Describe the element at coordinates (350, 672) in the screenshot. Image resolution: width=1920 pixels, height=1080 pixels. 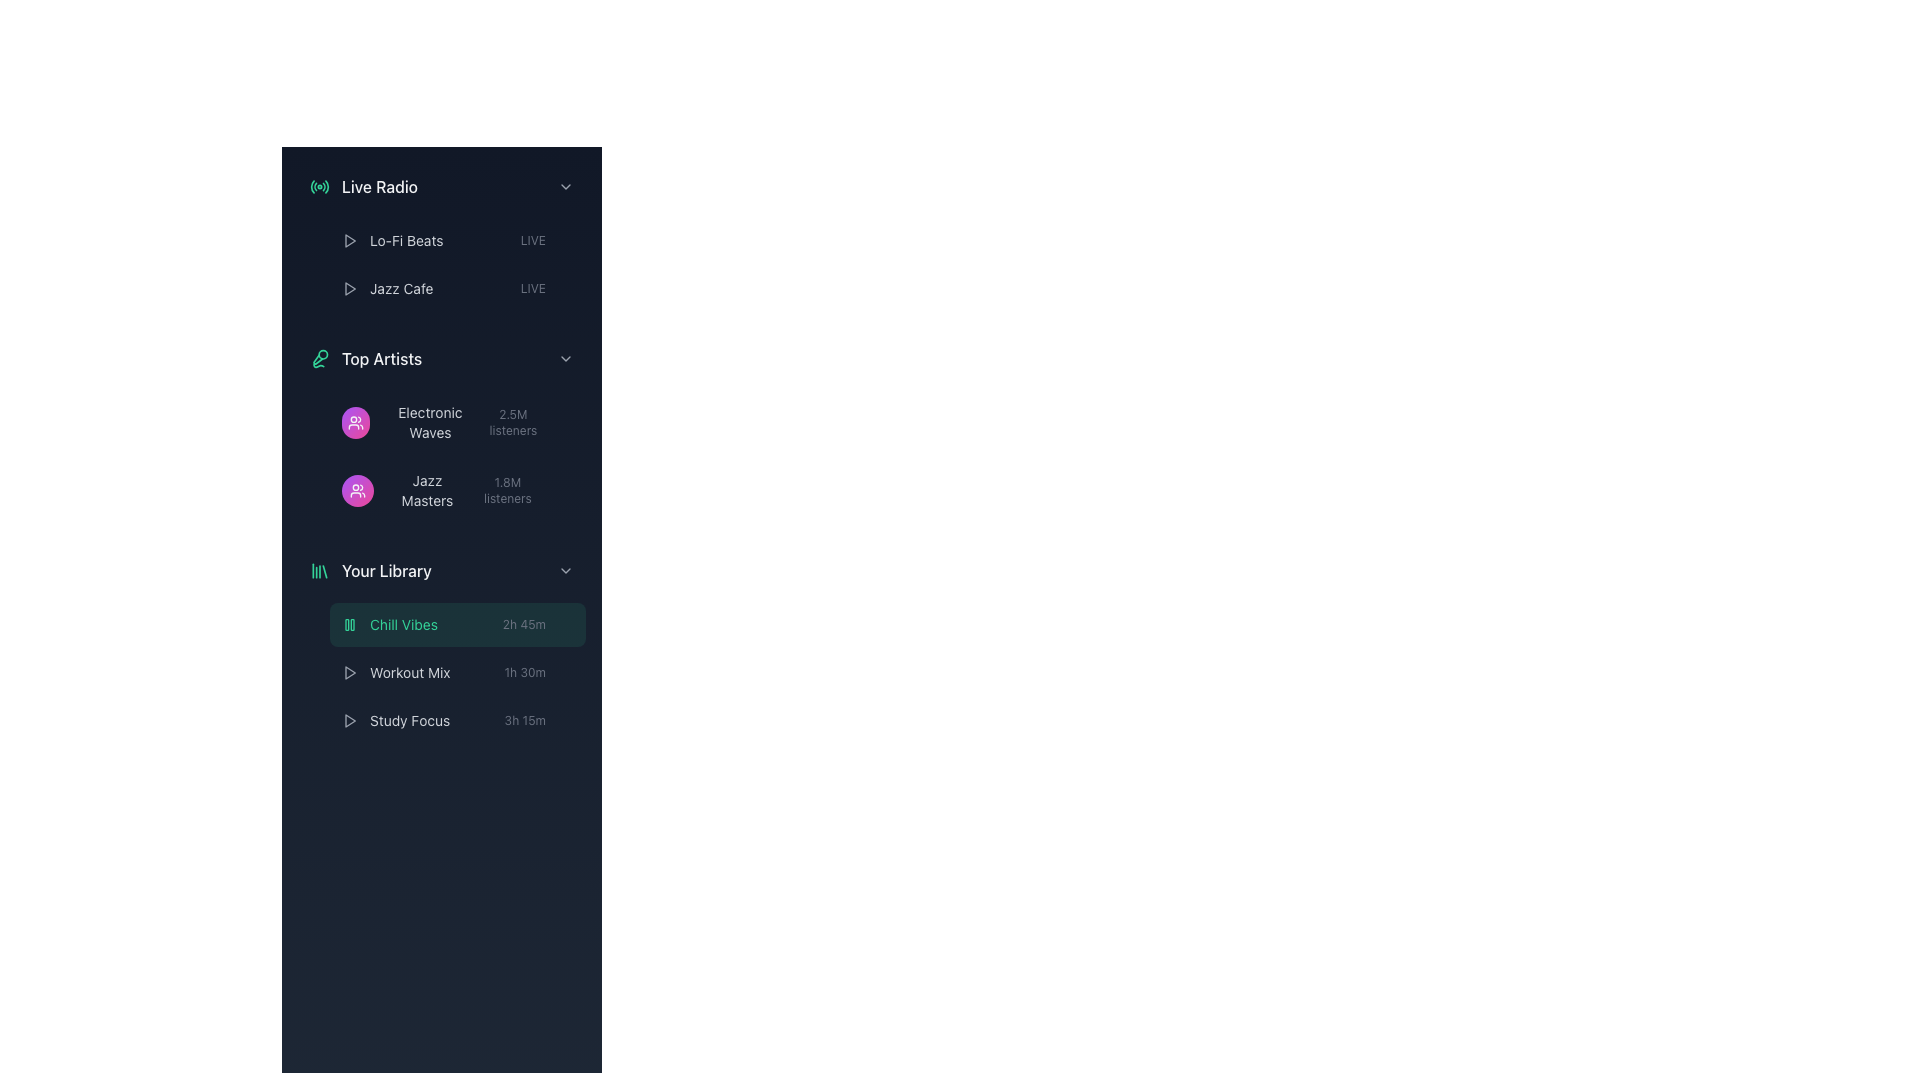
I see `the play button located in the left-side menu of the 'Your Library' section` at that location.